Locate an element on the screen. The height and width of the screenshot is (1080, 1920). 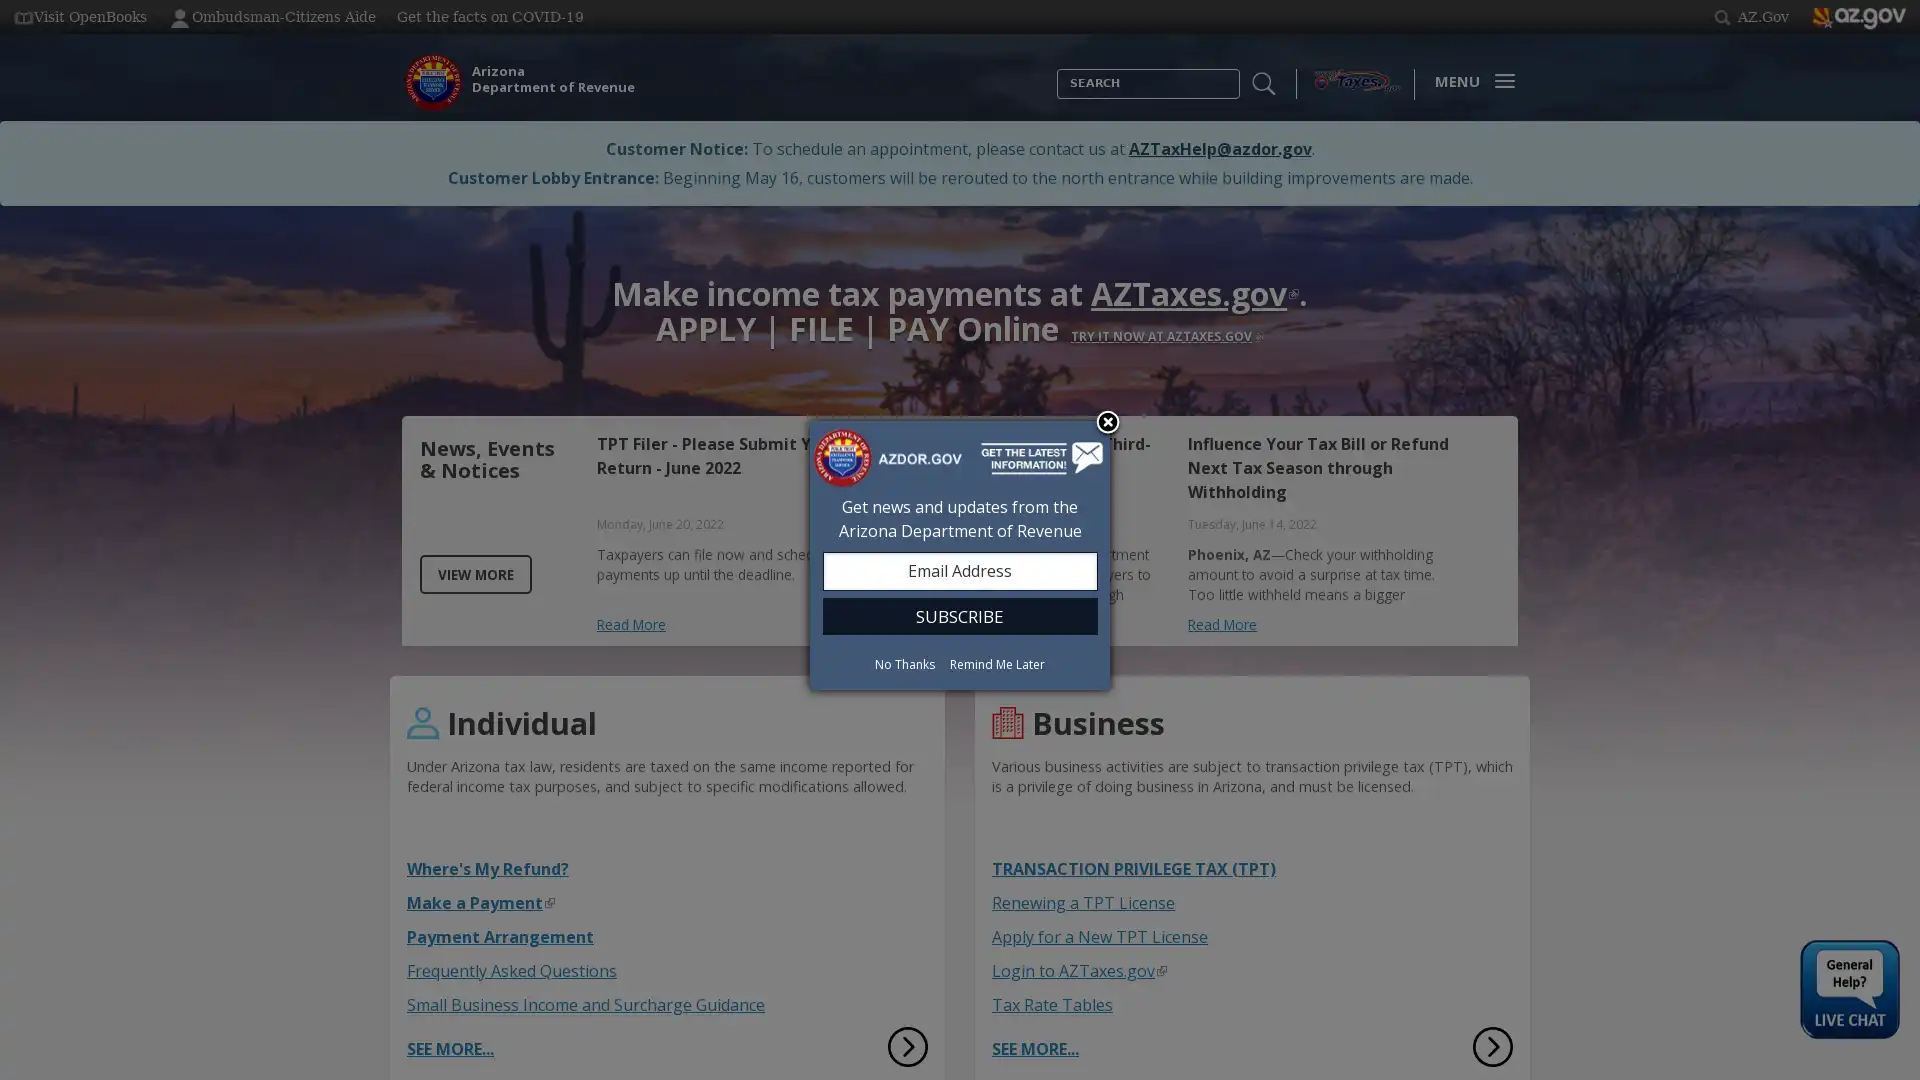
No Thanks is located at coordinates (904, 663).